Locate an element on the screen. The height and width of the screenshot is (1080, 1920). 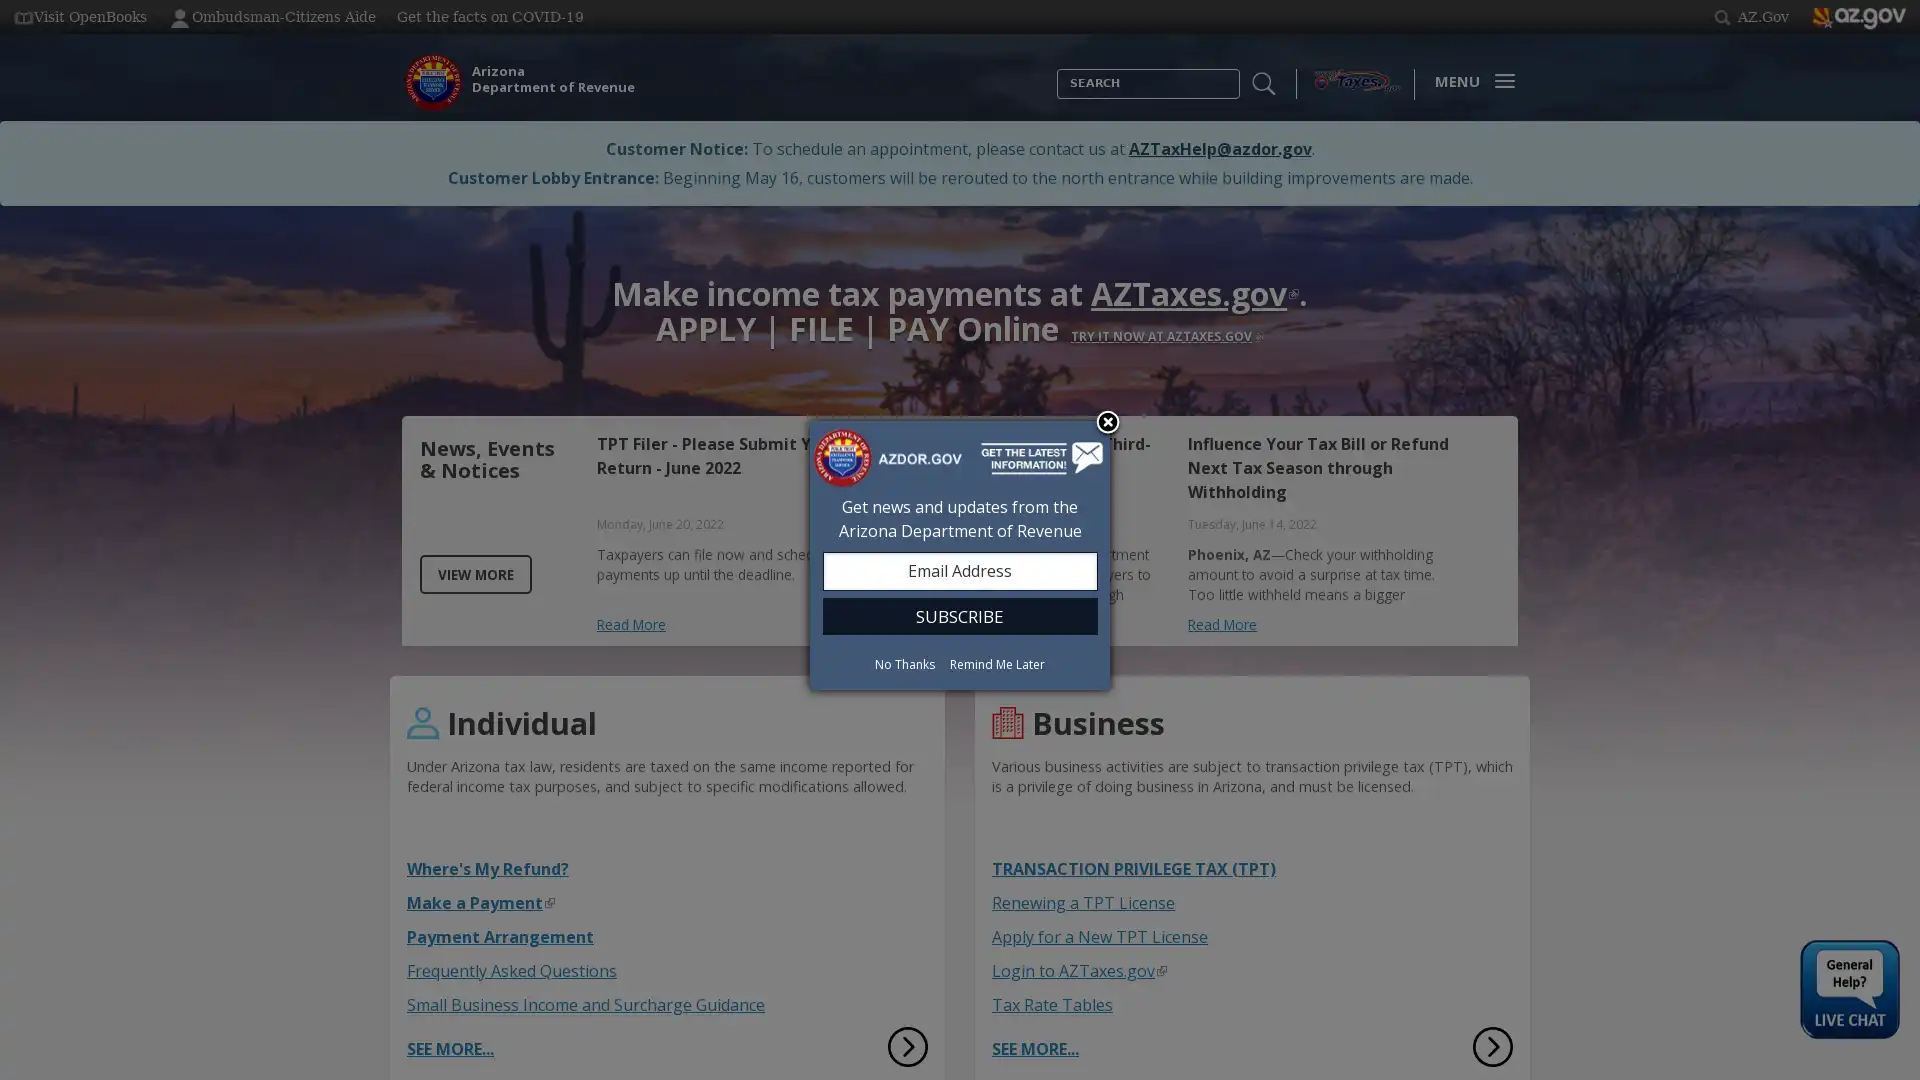
No Thanks is located at coordinates (904, 663).